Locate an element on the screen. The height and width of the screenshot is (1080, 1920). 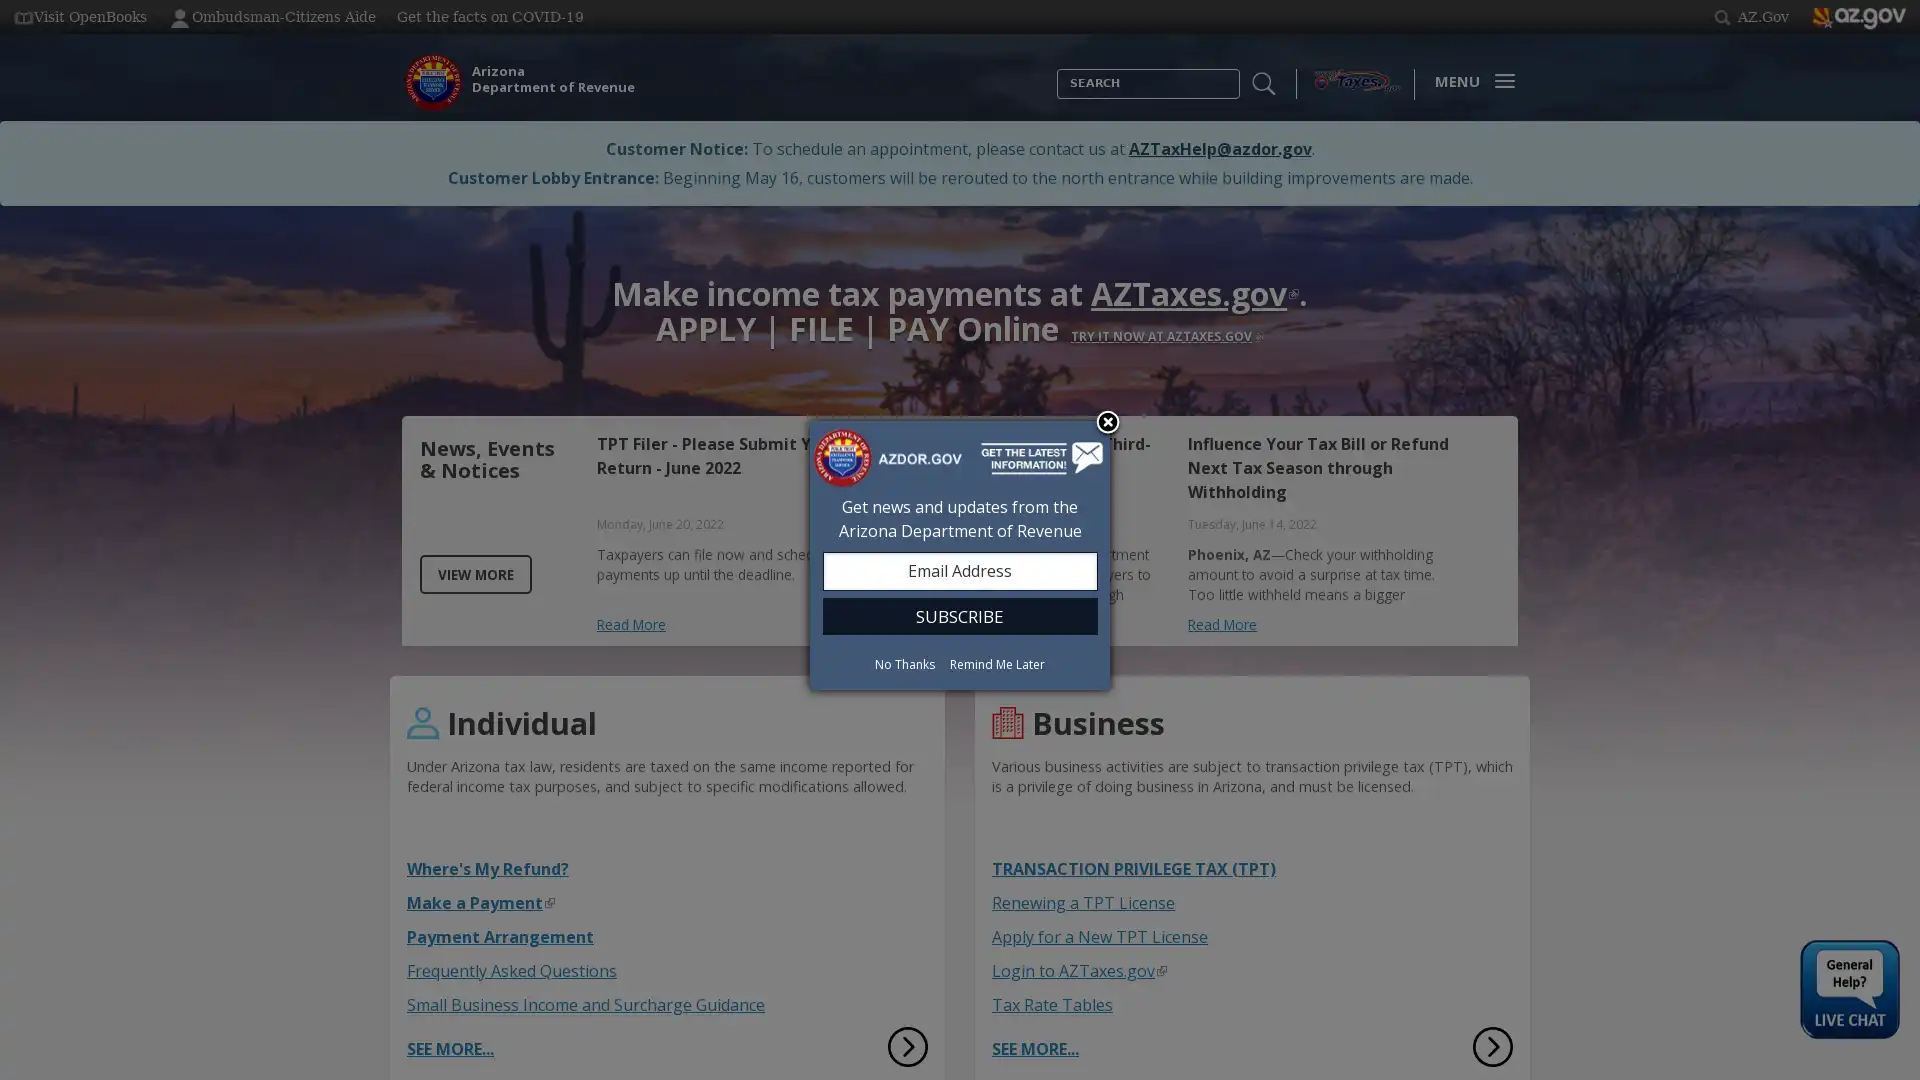
No Thanks is located at coordinates (904, 663).